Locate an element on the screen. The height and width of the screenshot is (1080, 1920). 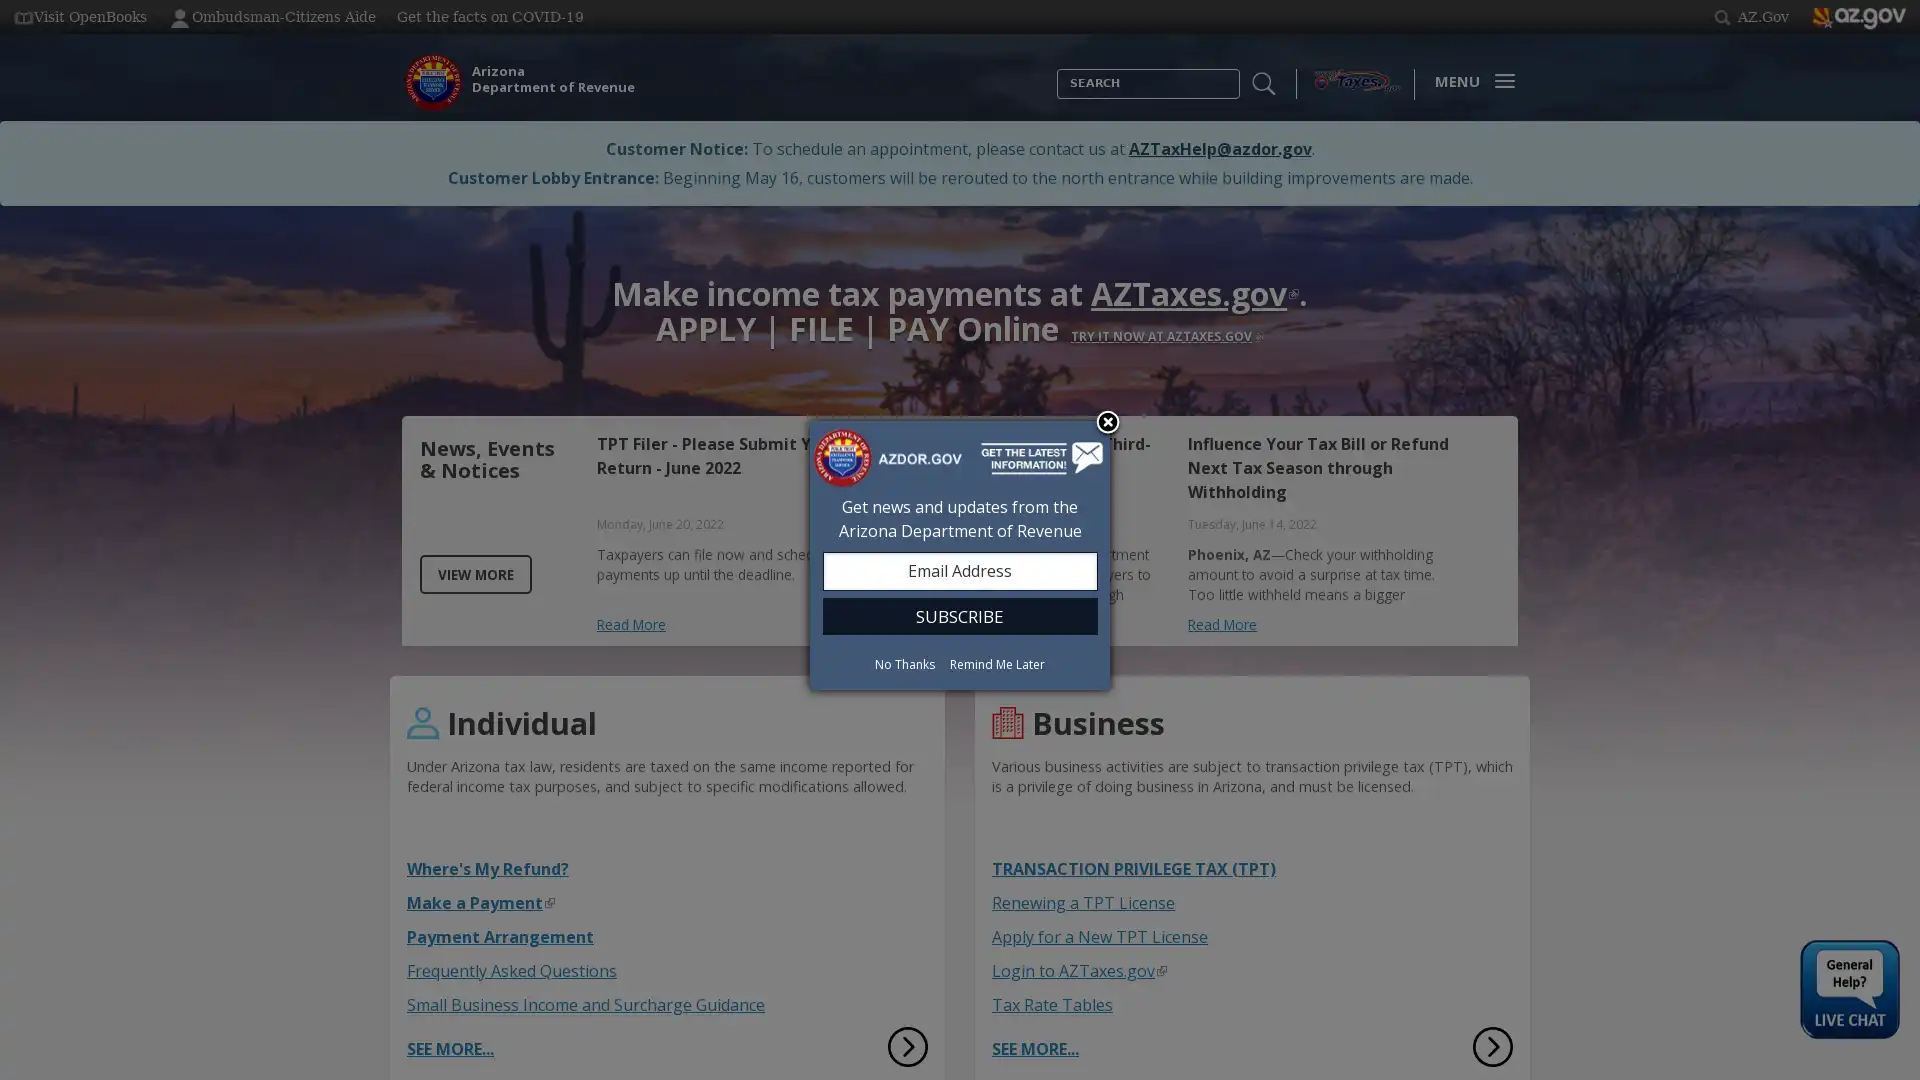
No Thanks is located at coordinates (904, 663).